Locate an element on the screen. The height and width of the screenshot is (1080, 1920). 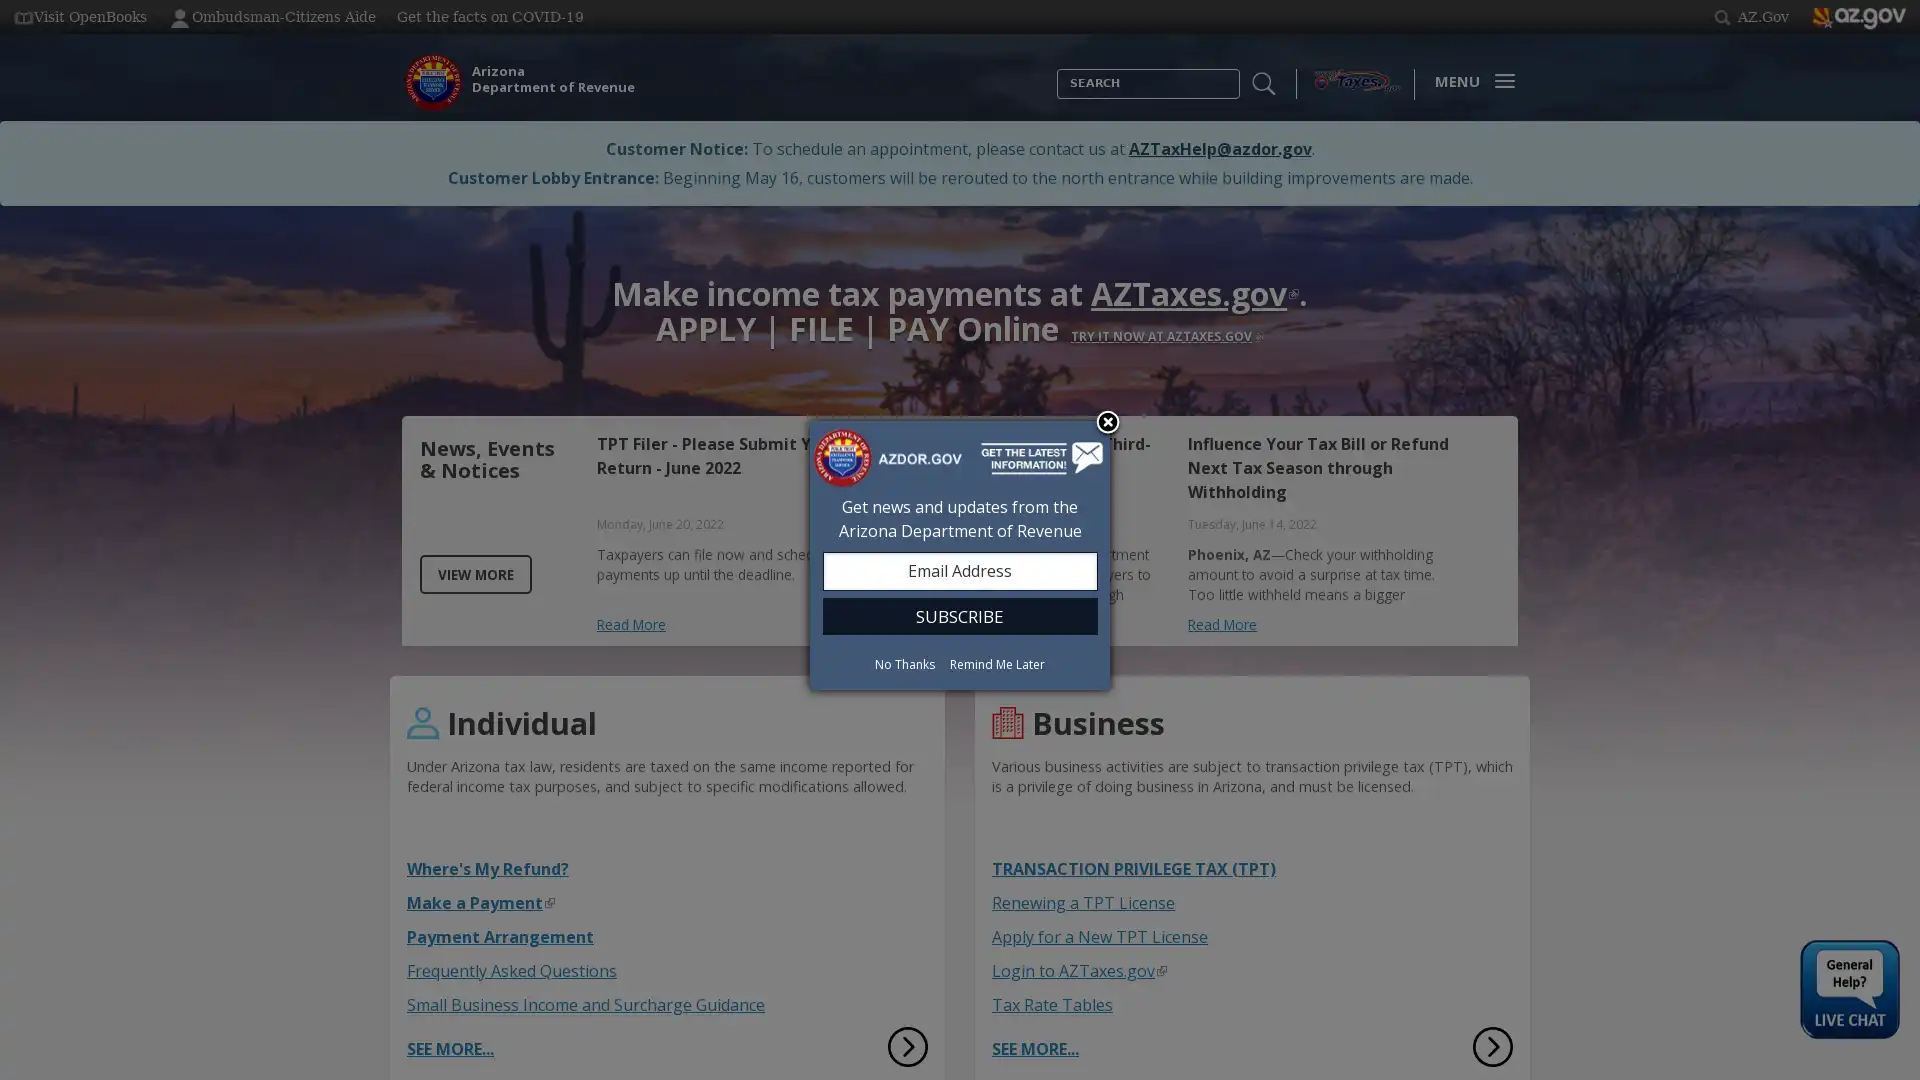
No Thanks is located at coordinates (904, 663).